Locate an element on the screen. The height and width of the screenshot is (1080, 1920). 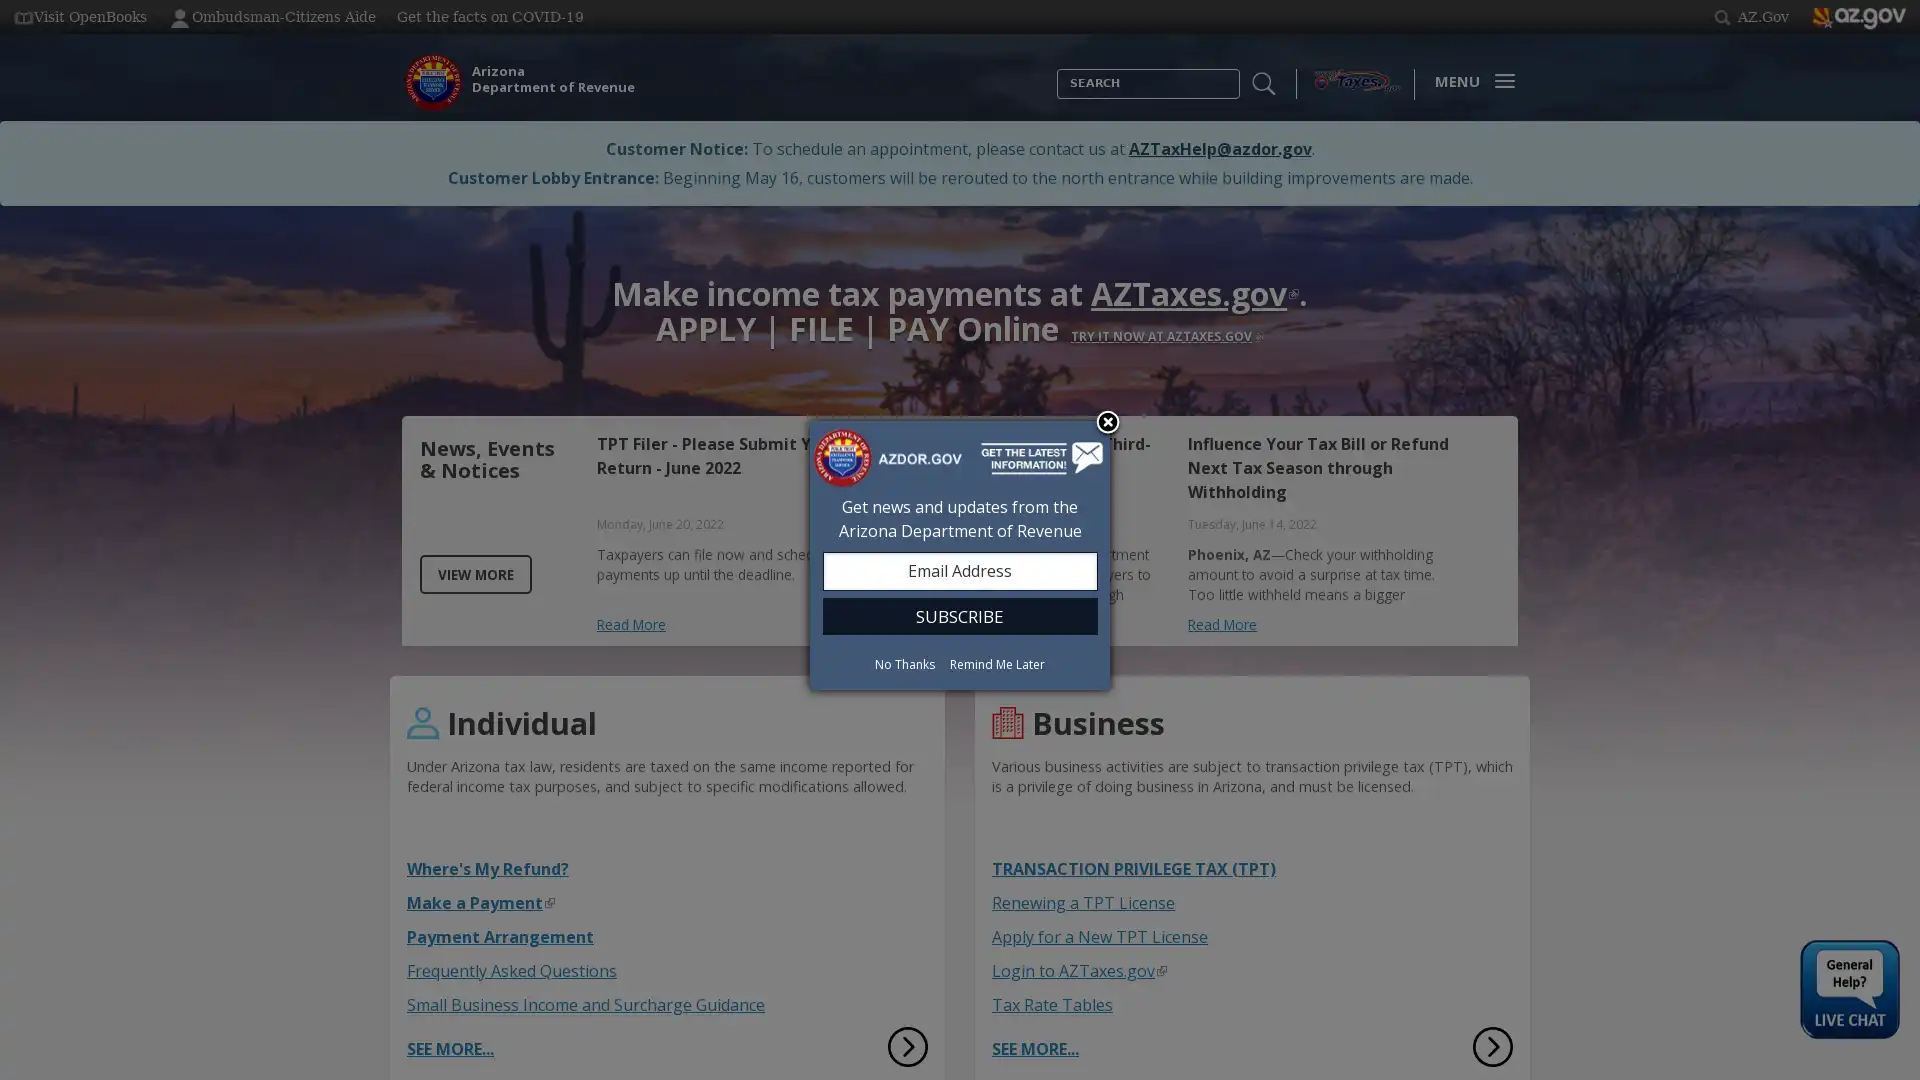
No Thanks is located at coordinates (904, 663).